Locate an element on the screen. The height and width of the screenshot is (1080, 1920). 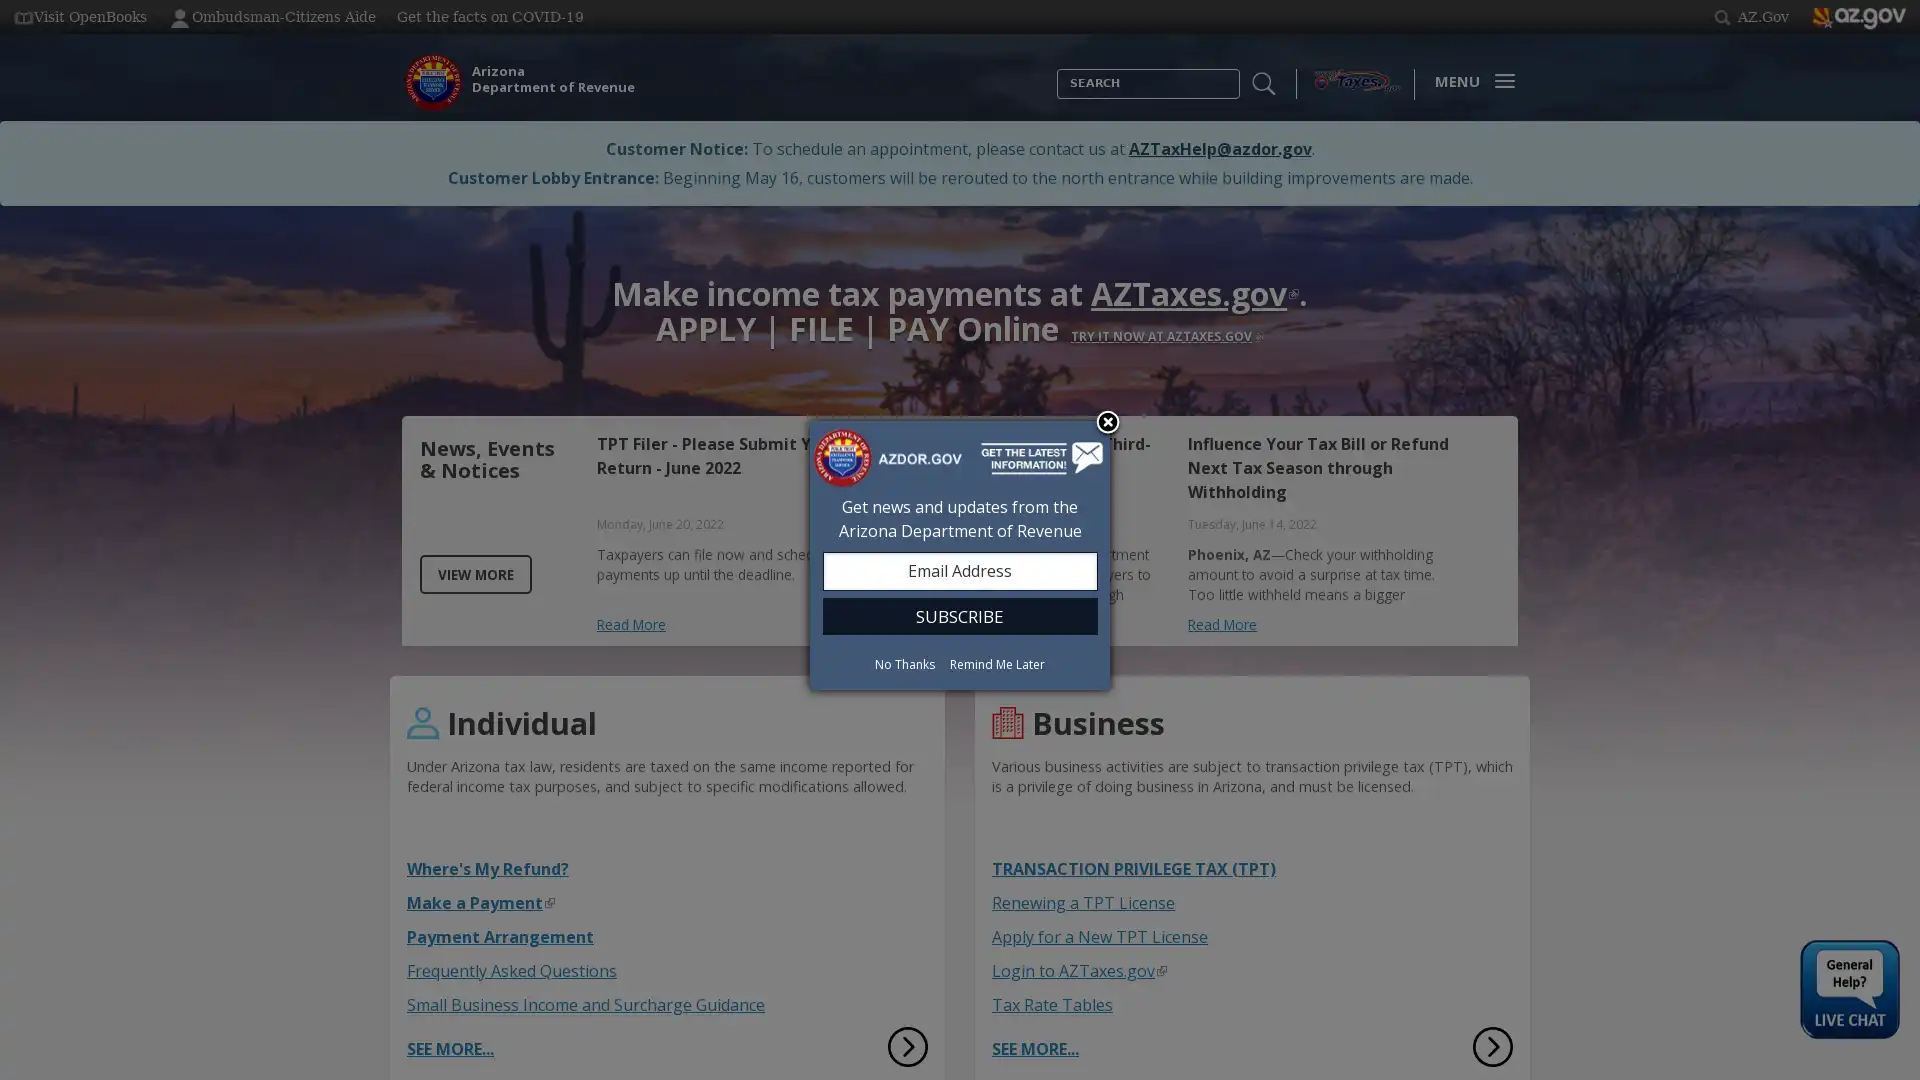
No Thanks is located at coordinates (904, 663).